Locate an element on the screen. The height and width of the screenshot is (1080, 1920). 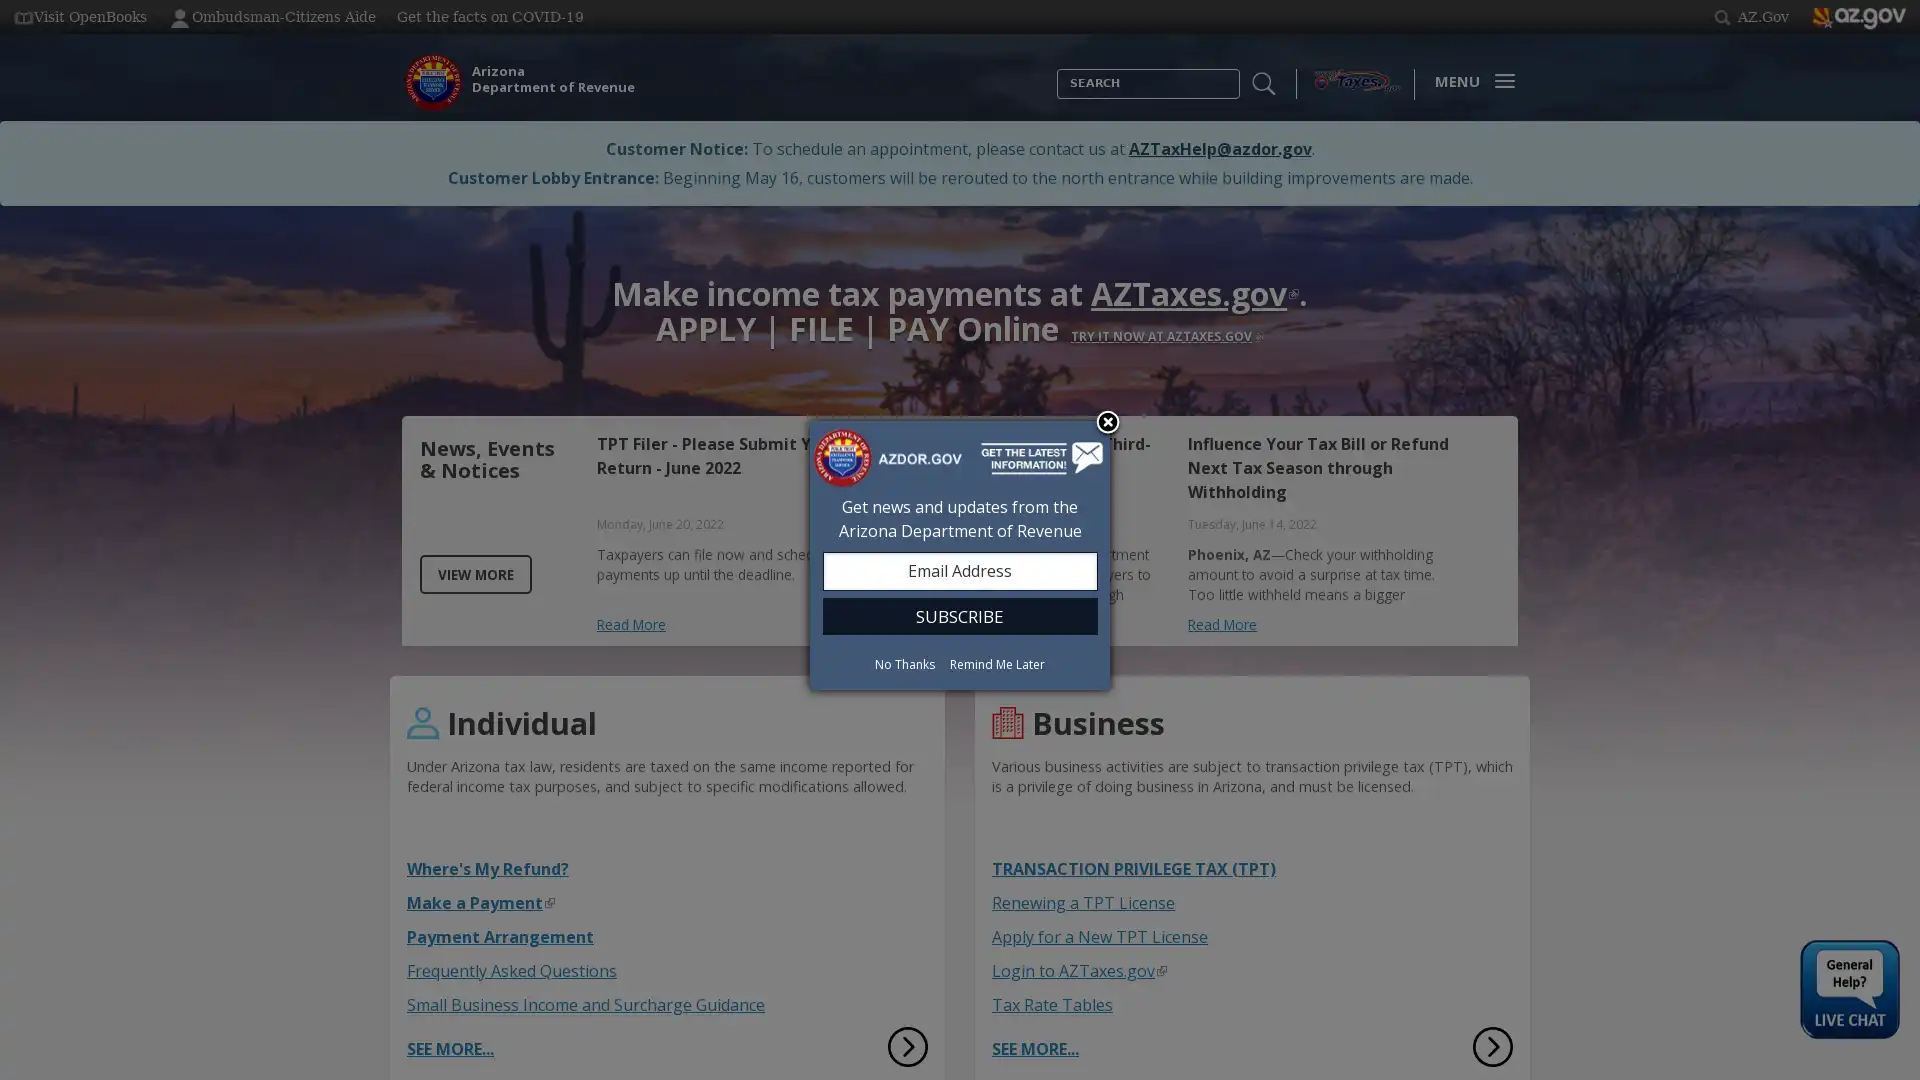
No Thanks is located at coordinates (904, 663).